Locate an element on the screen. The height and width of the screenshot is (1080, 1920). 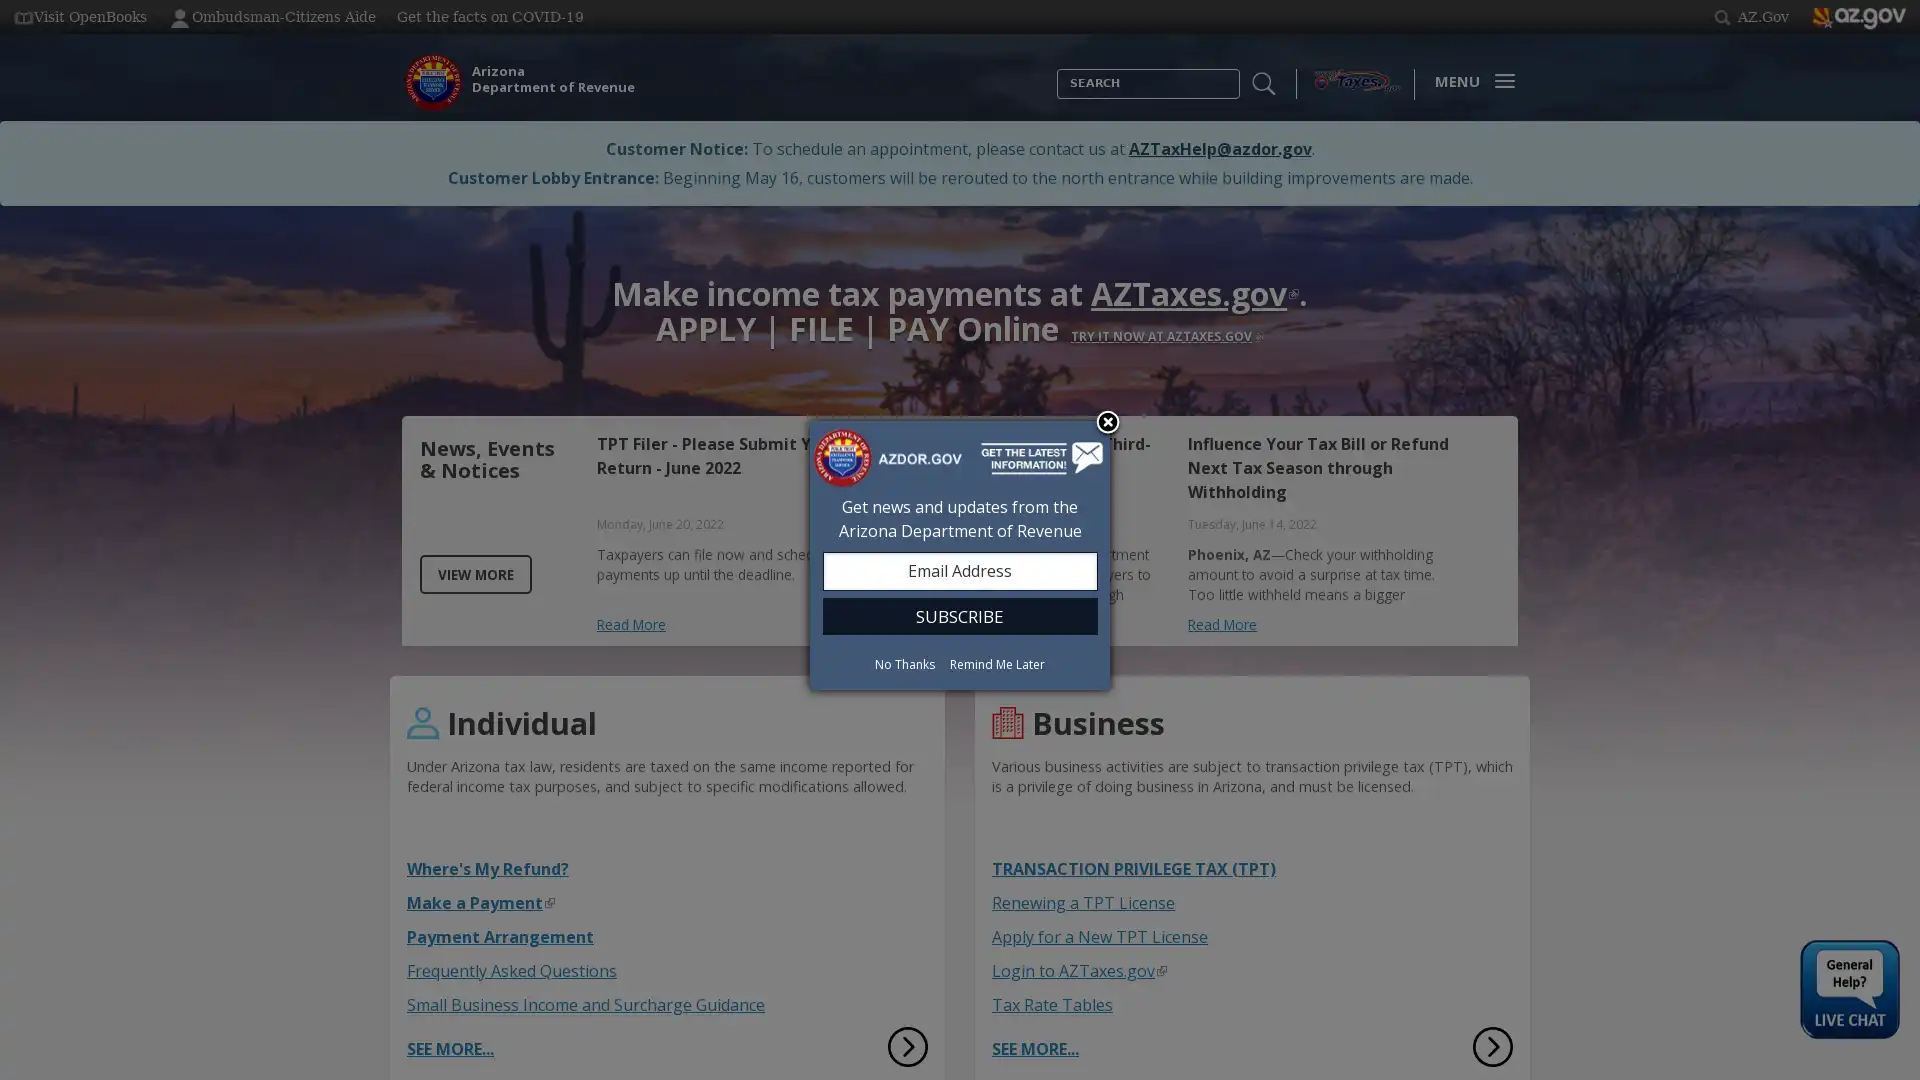
No Thanks is located at coordinates (904, 663).